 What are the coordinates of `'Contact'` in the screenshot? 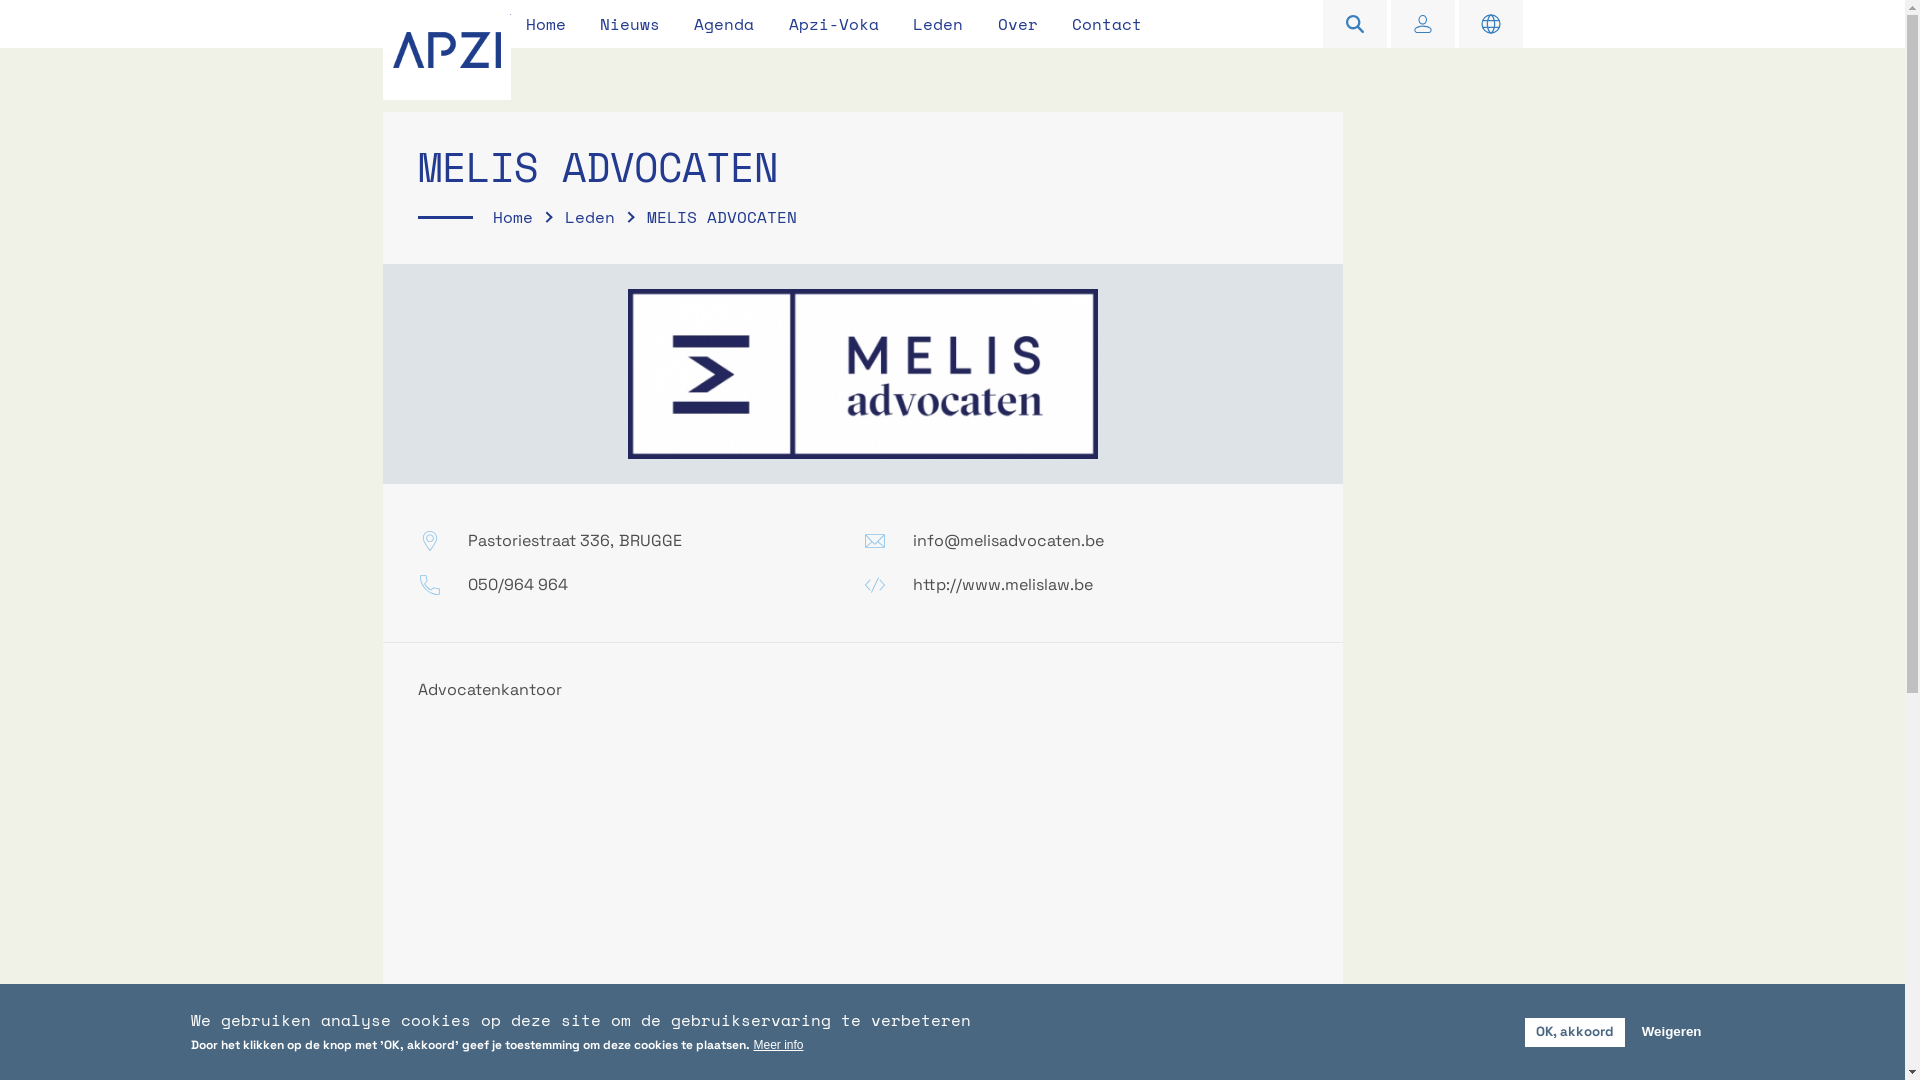 It's located at (1106, 23).